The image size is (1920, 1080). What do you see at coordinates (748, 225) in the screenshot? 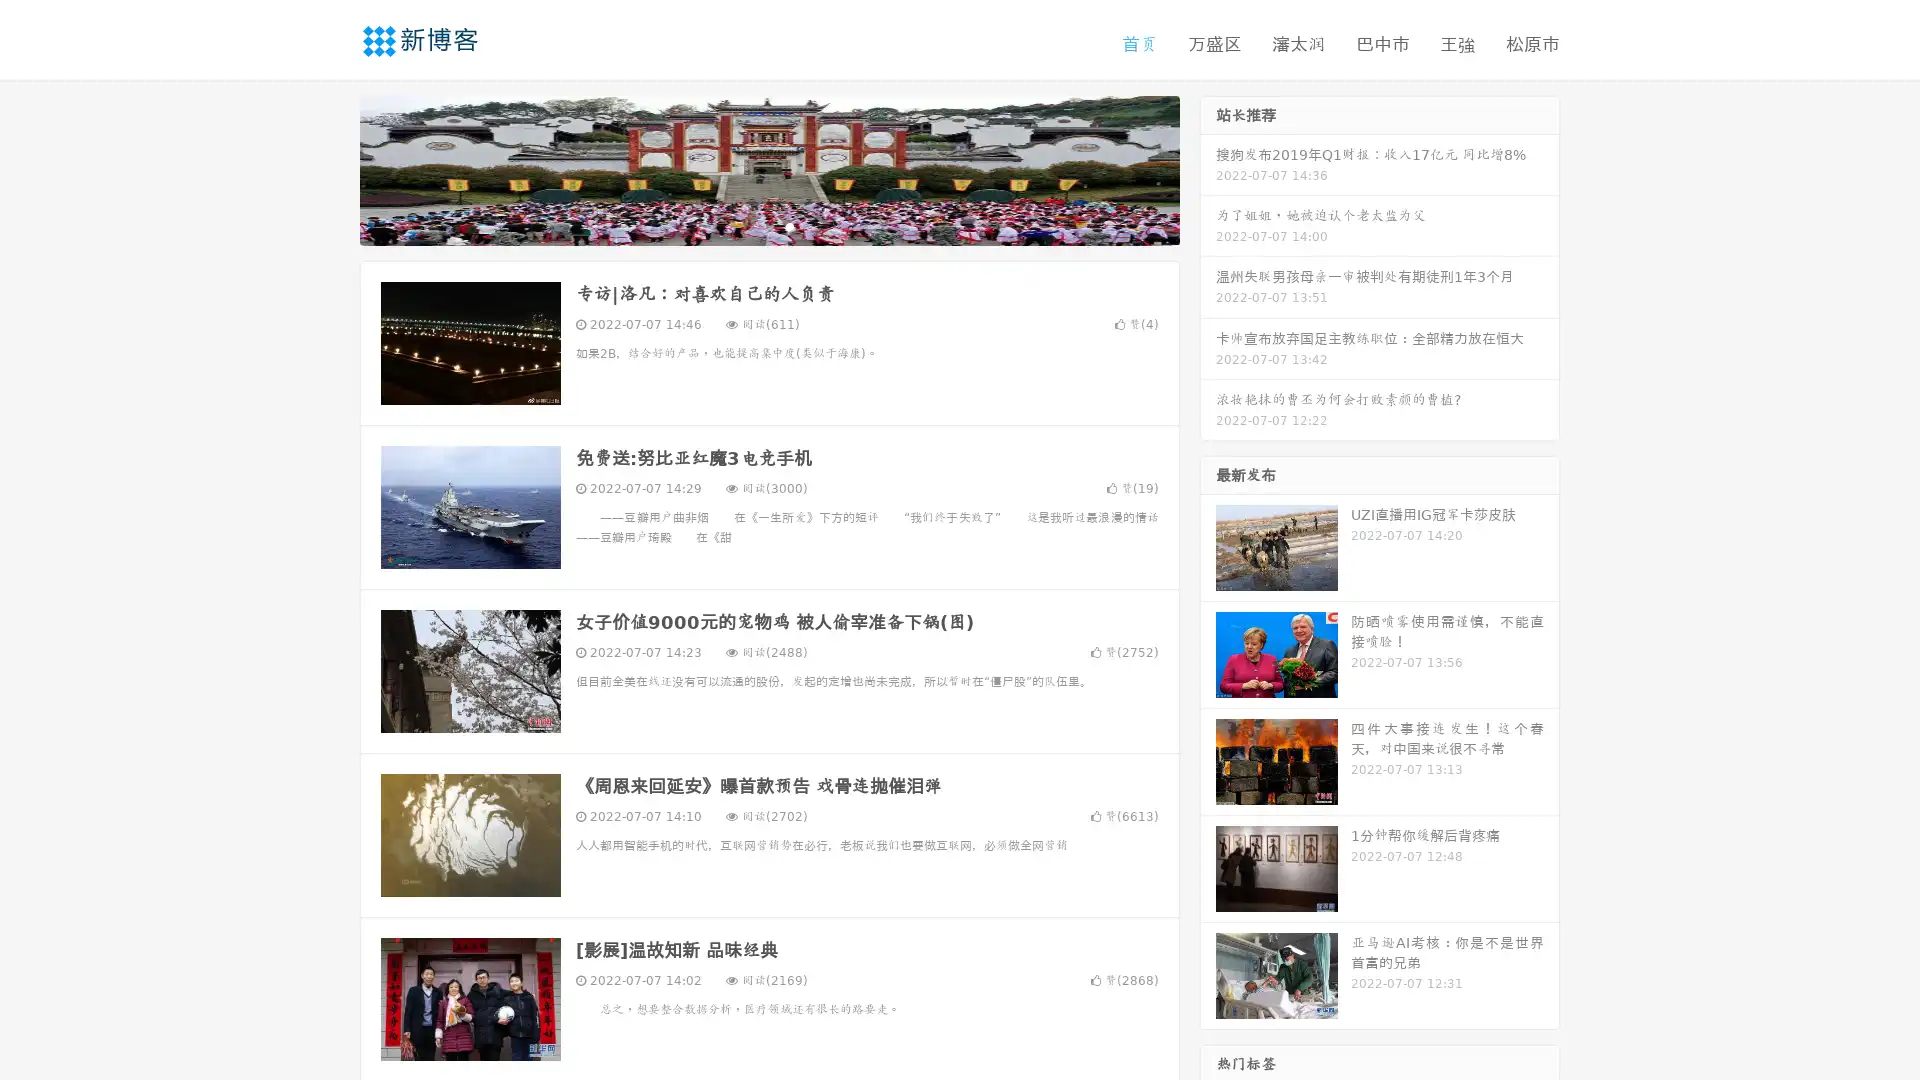
I see `Go to slide 1` at bounding box center [748, 225].